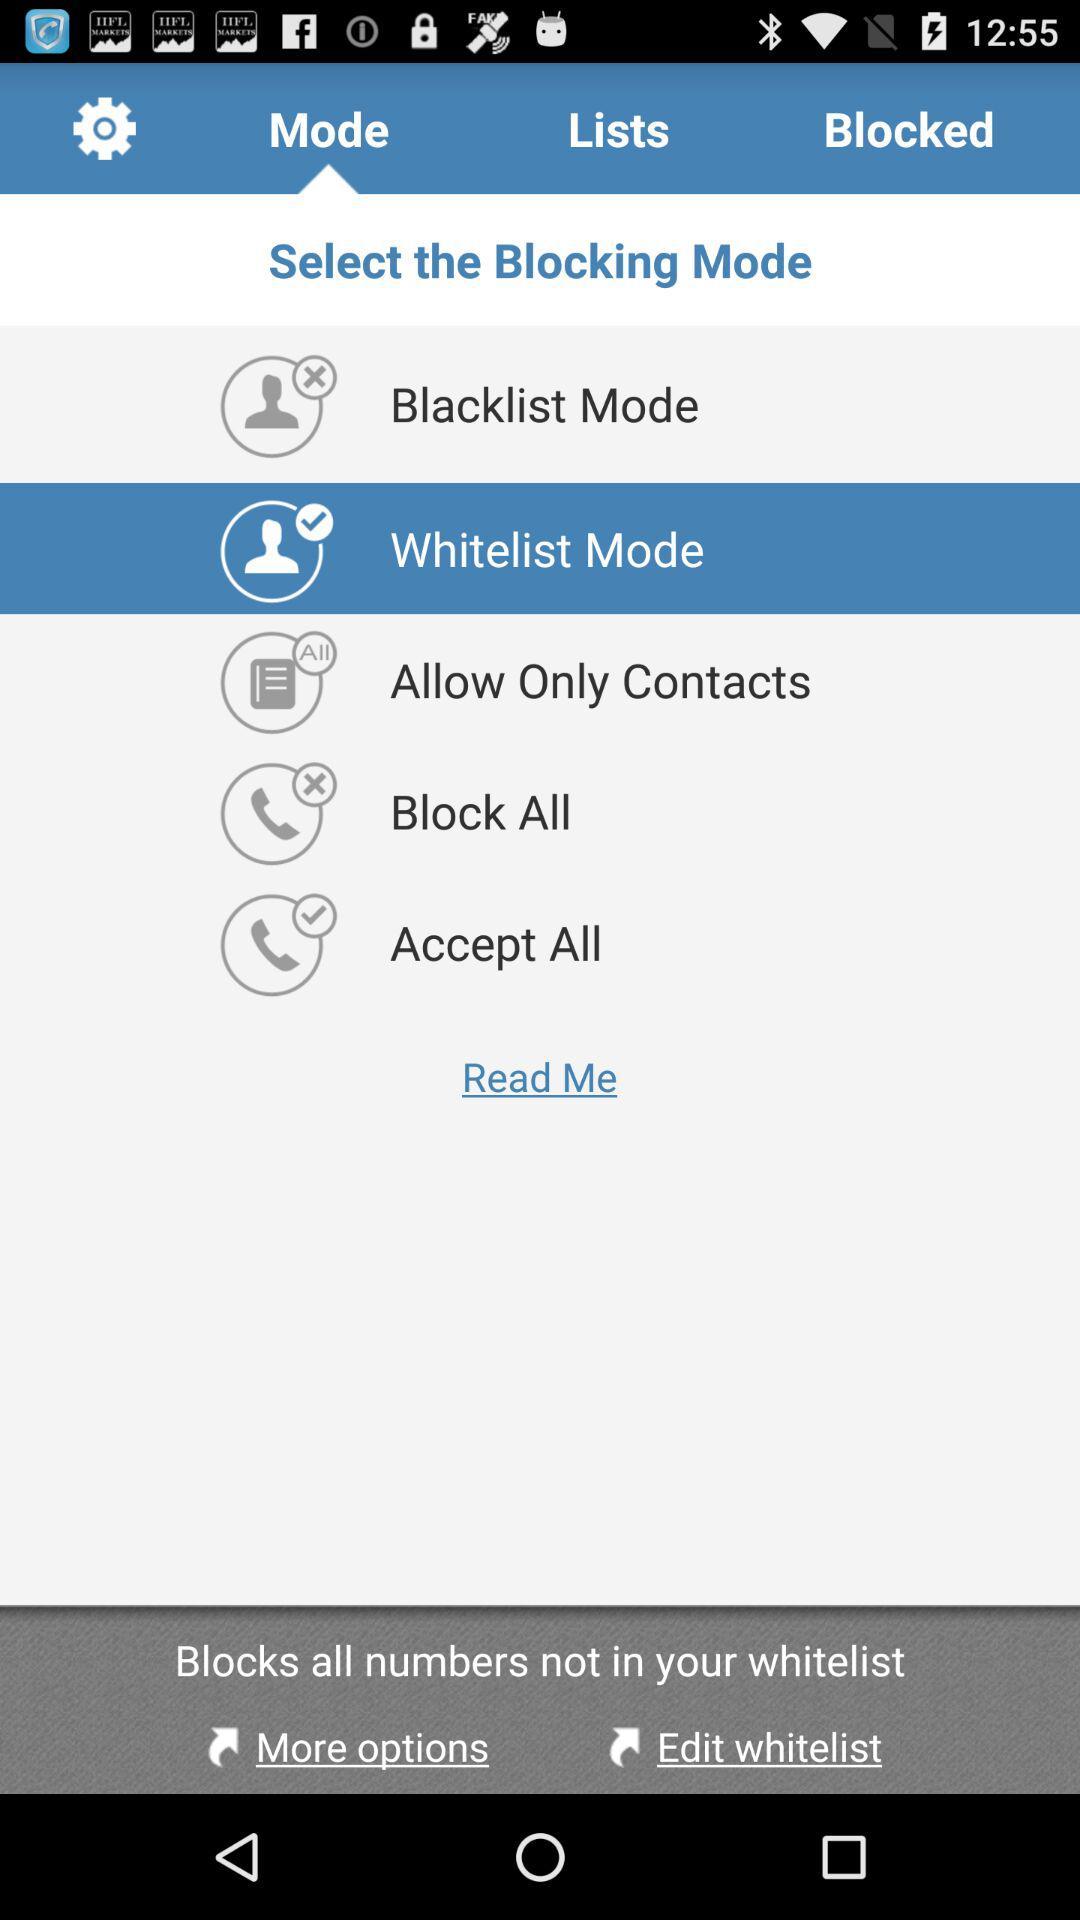 Image resolution: width=1080 pixels, height=1920 pixels. I want to click on the app to the right of the lists item, so click(909, 127).